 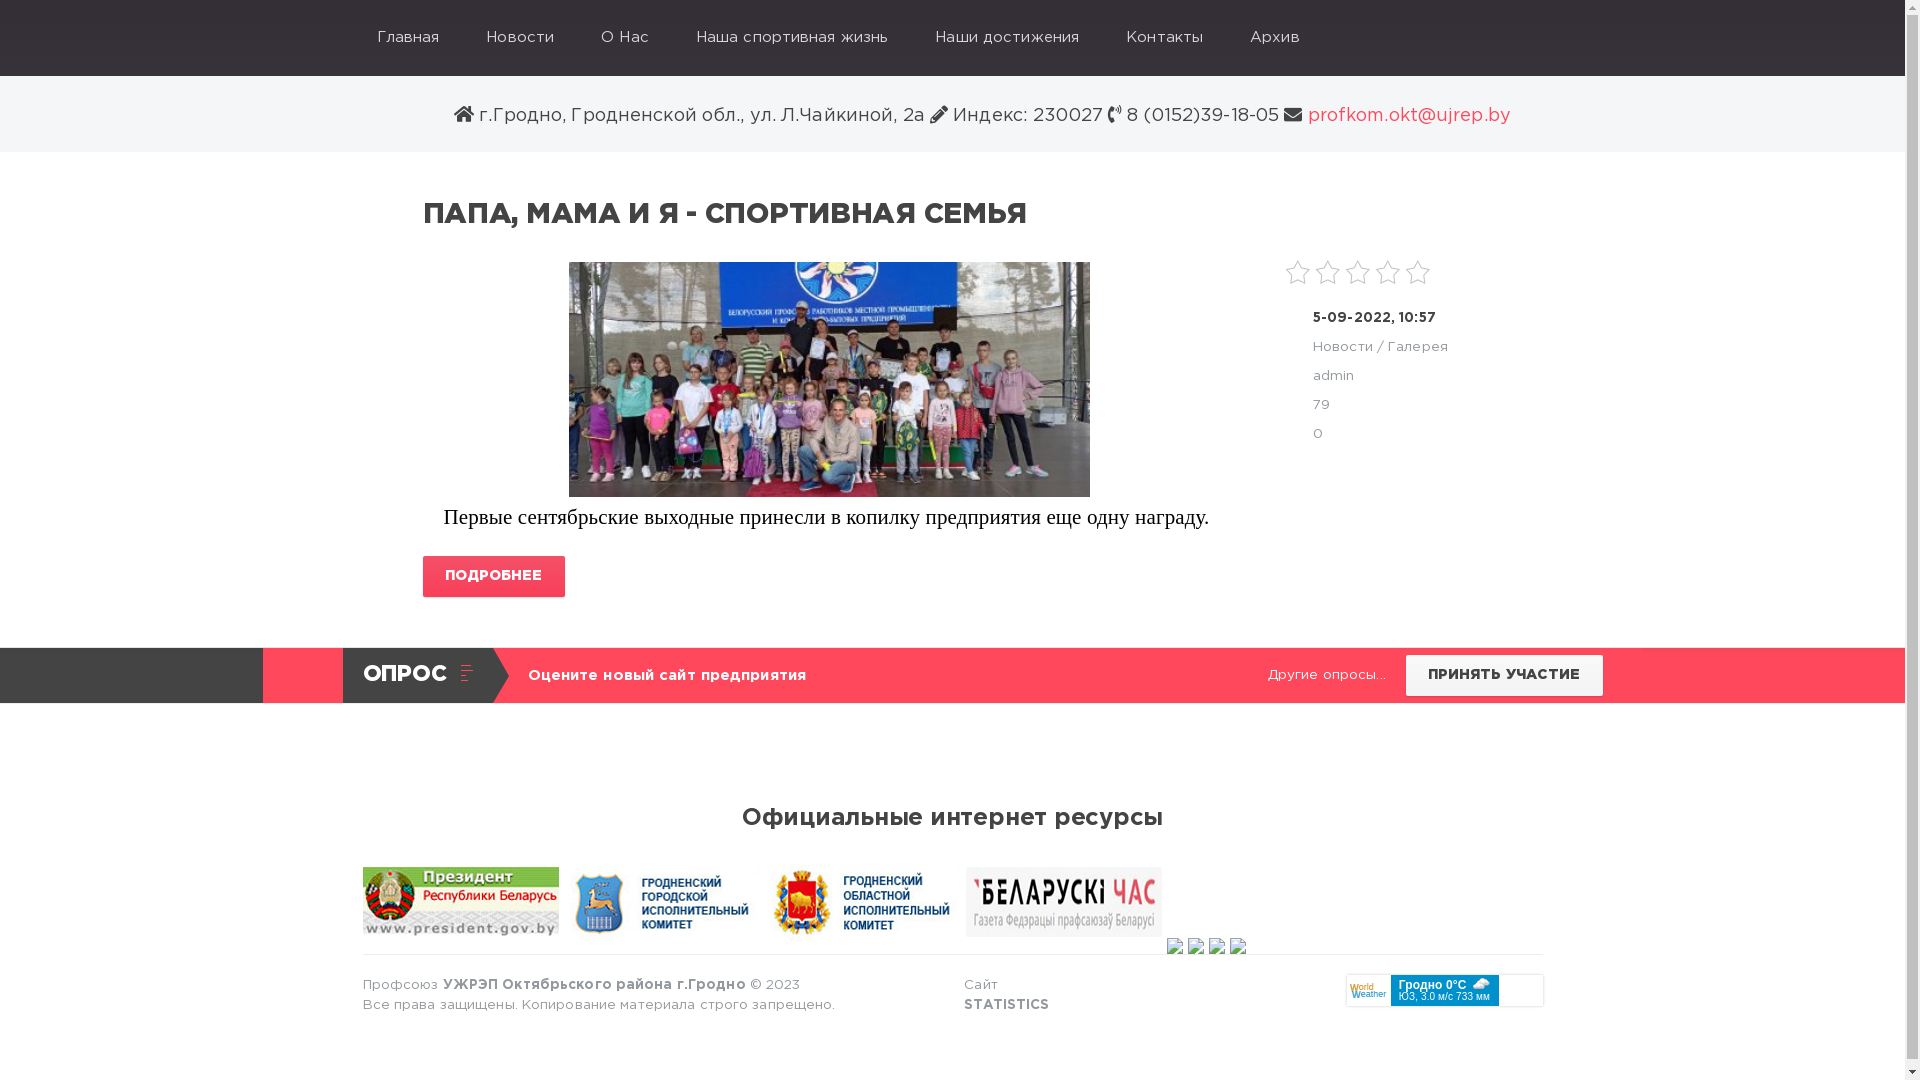 I want to click on '3', so click(x=1358, y=272).